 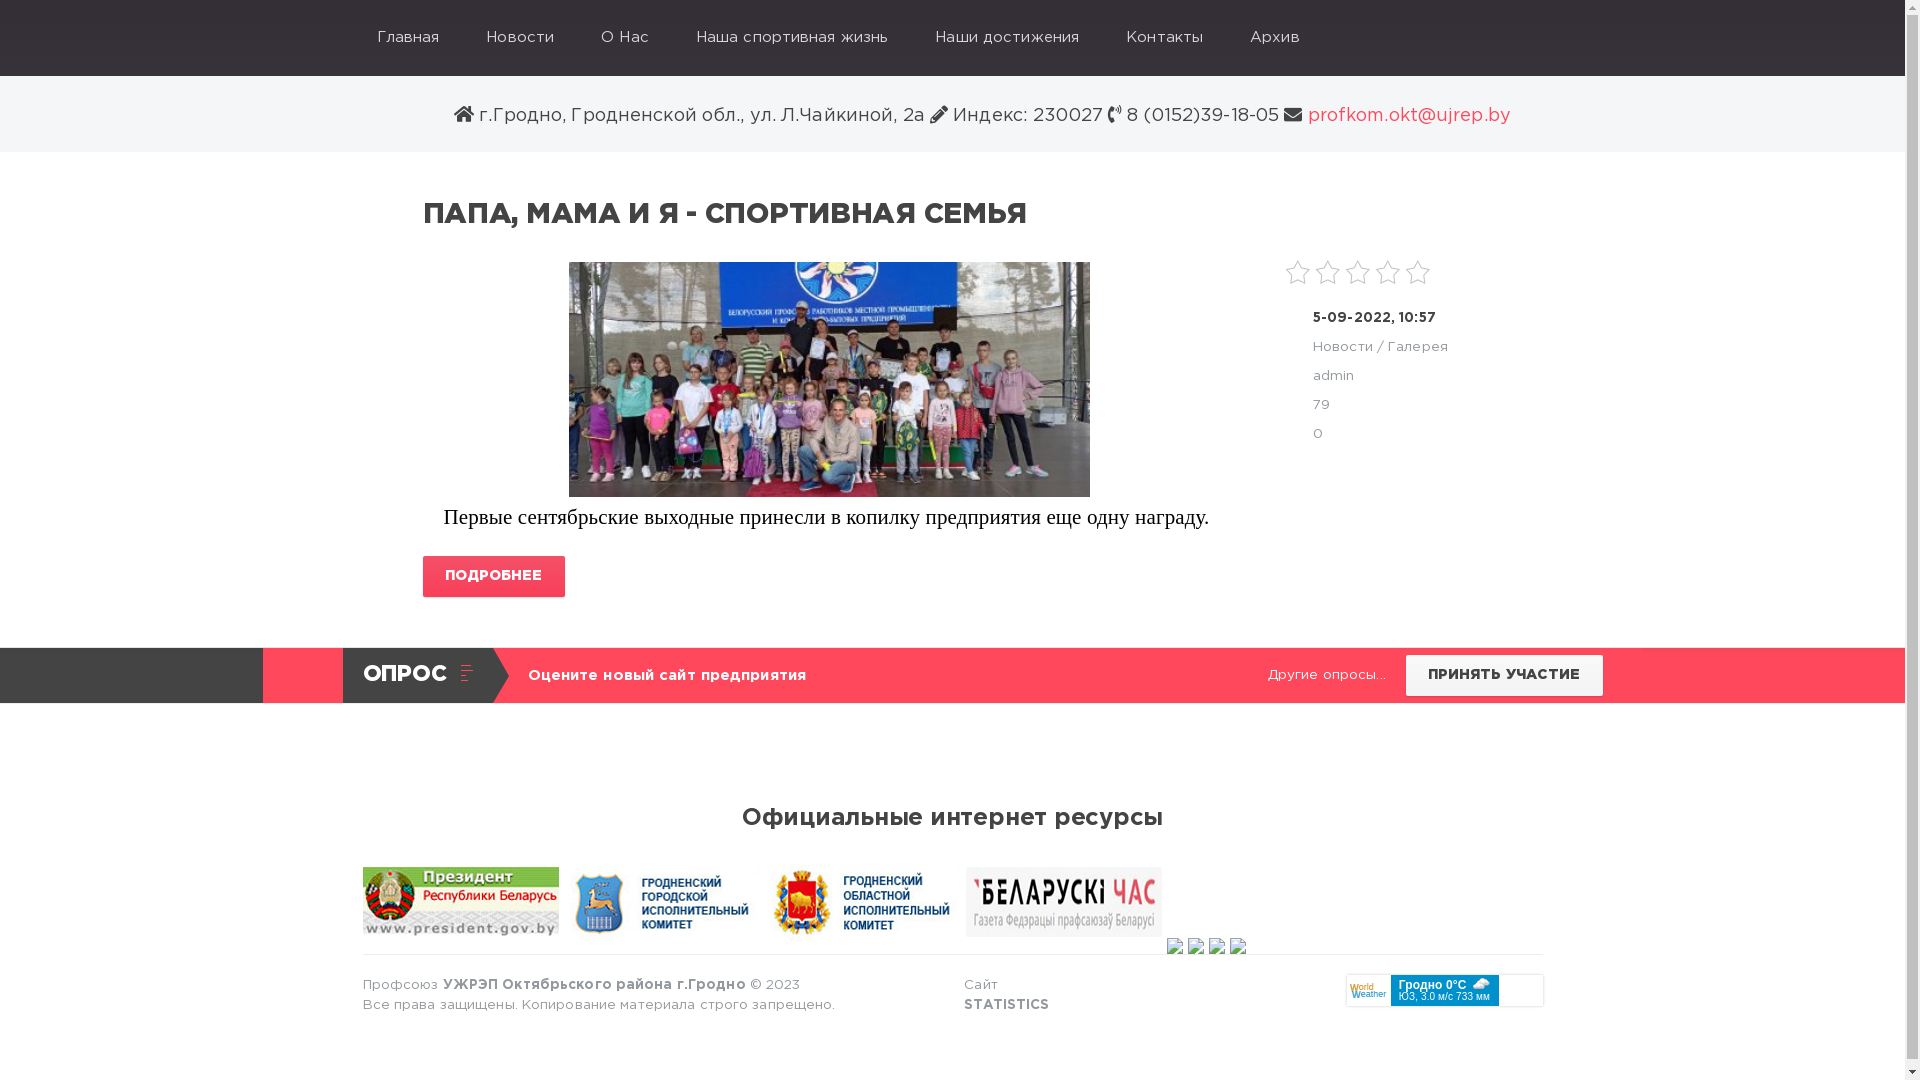 I want to click on '3', so click(x=1358, y=272).